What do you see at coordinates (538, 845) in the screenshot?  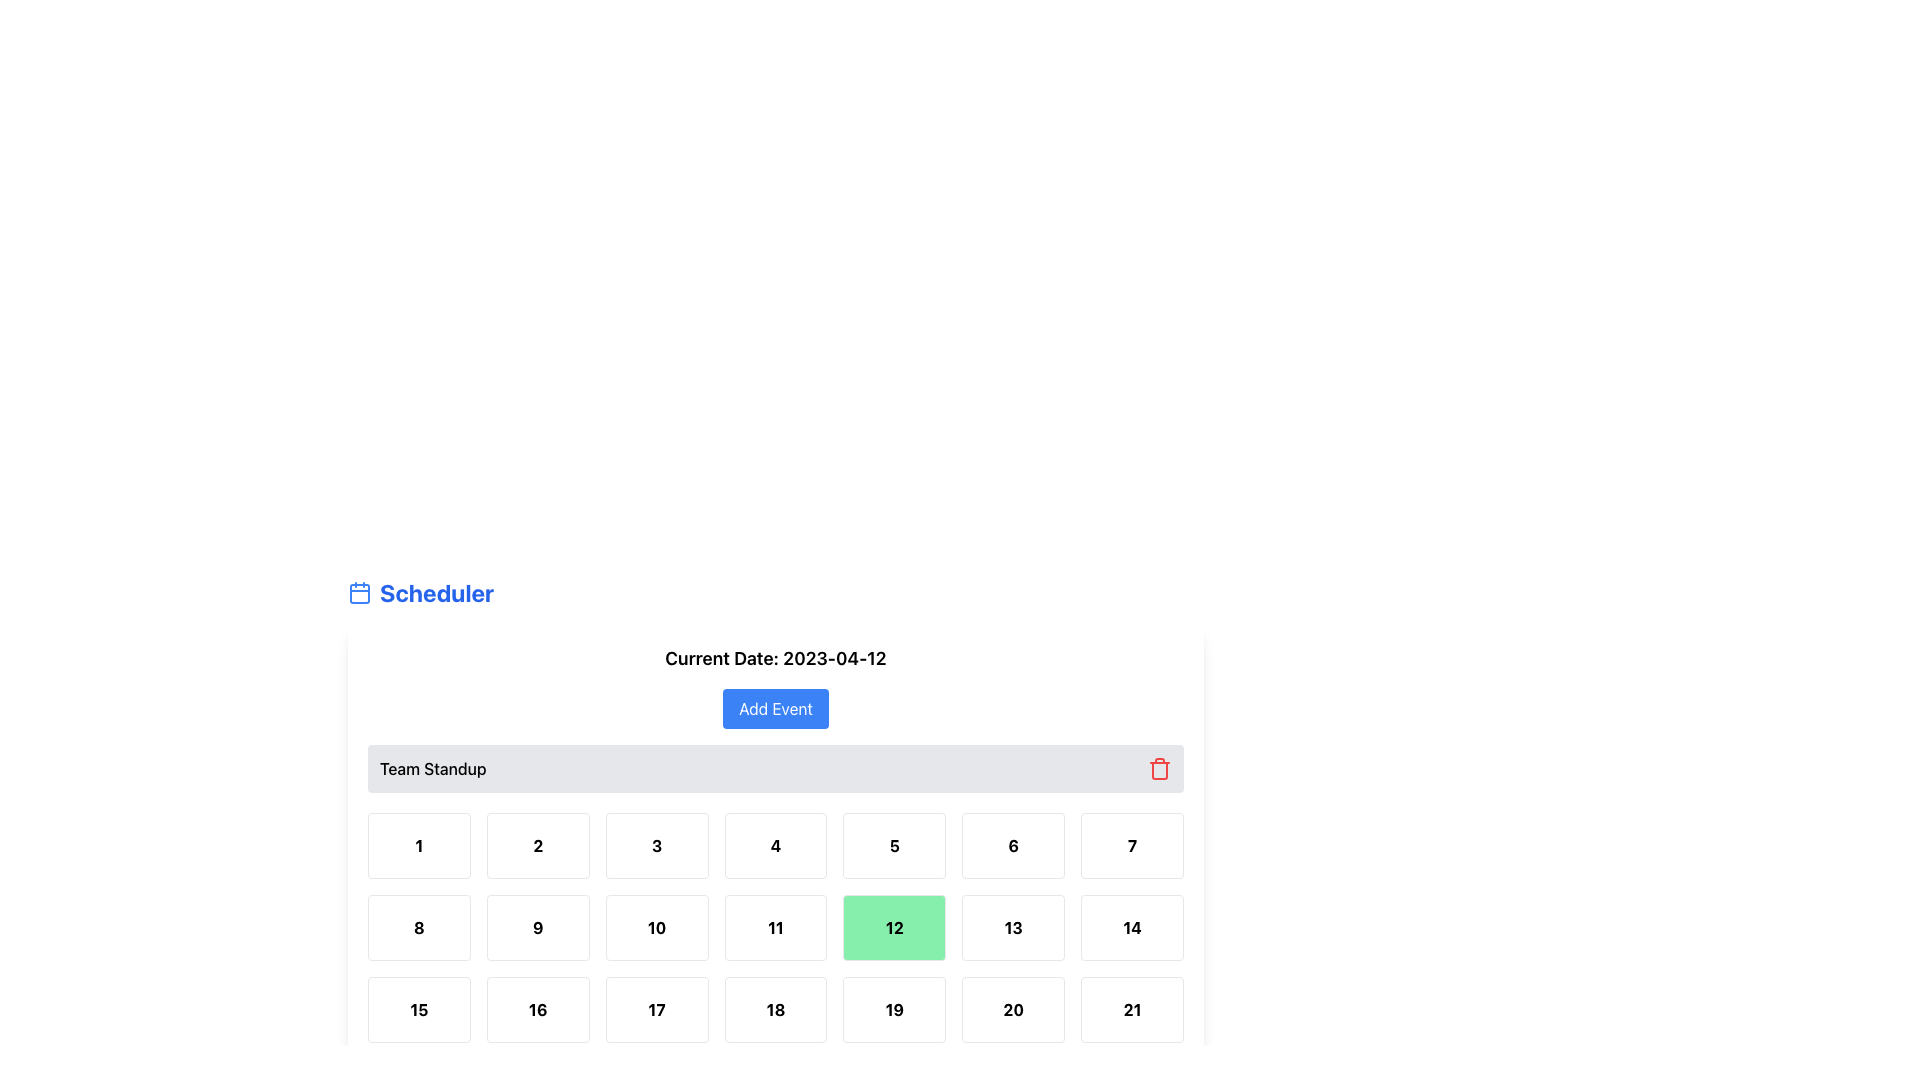 I see `the clickable box containing the number '2' to change its background color` at bounding box center [538, 845].